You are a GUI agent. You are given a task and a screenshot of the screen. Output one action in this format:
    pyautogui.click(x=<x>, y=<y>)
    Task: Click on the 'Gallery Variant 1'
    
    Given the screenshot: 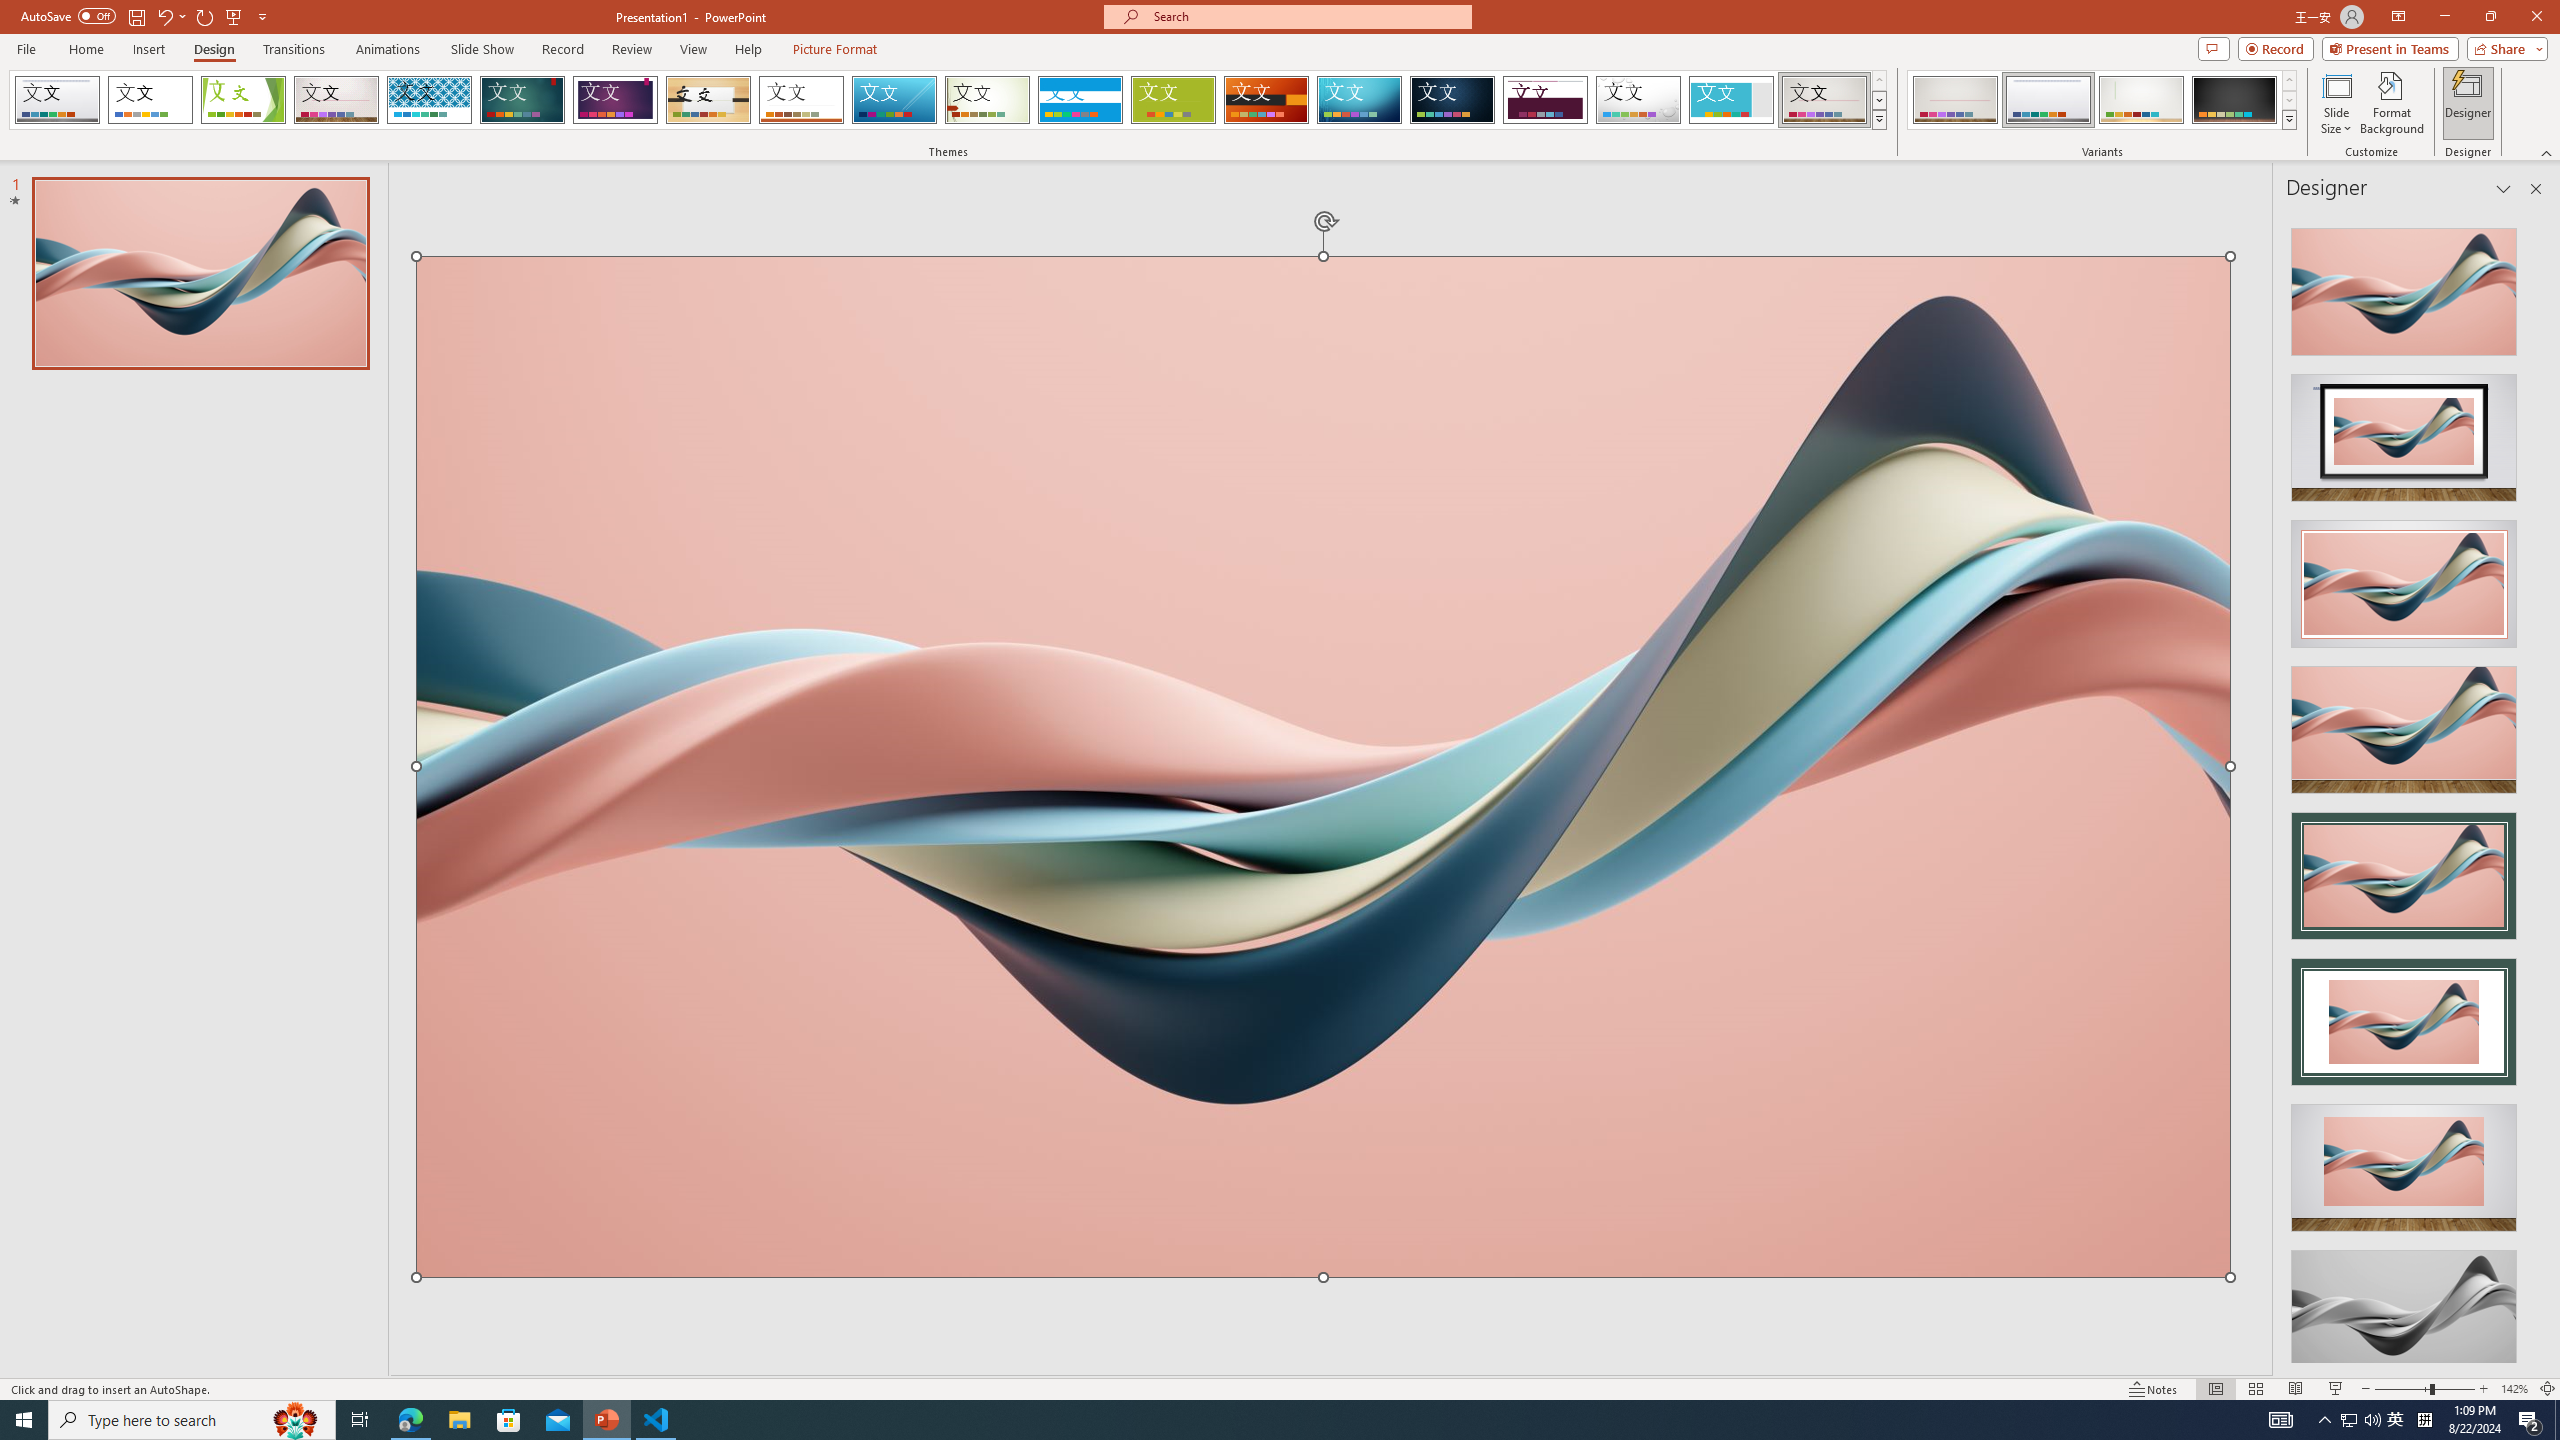 What is the action you would take?
    pyautogui.click(x=1954, y=99)
    